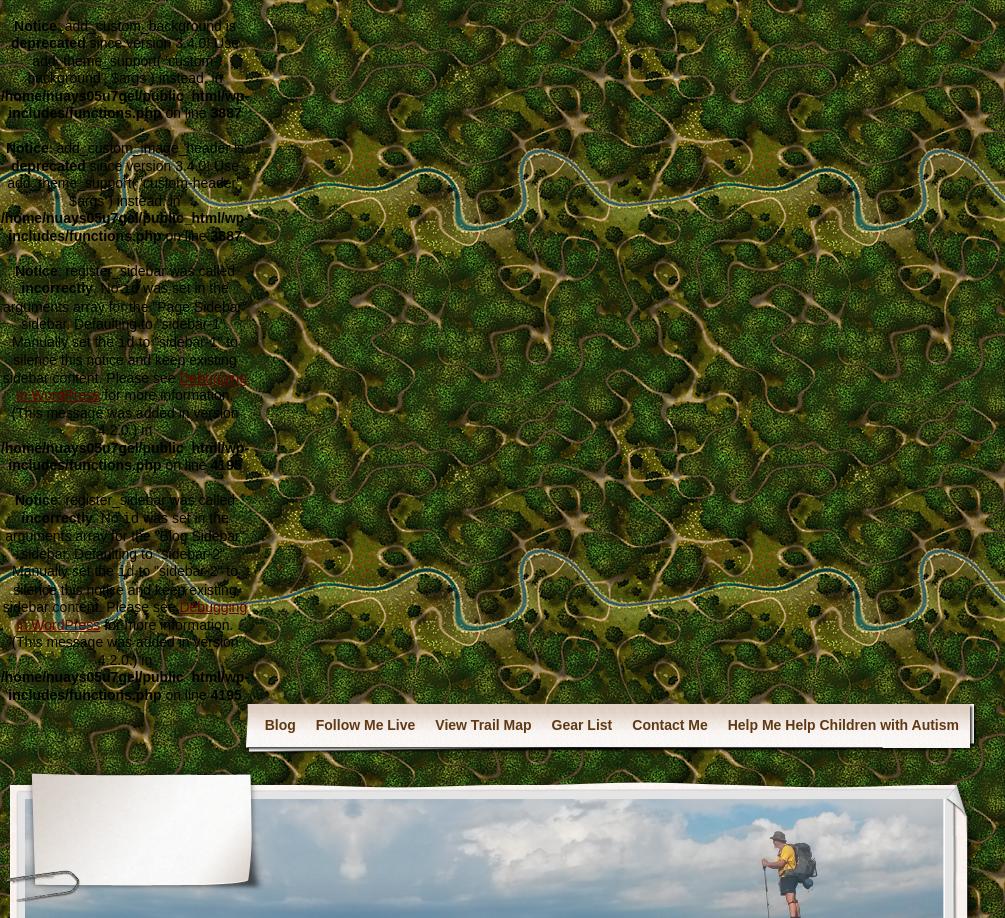 Image resolution: width=1005 pixels, height=918 pixels. I want to click on 'since version 3.4.0! Use add_theme_support( 'custom-header', $args ) instead. in', so click(124, 182).